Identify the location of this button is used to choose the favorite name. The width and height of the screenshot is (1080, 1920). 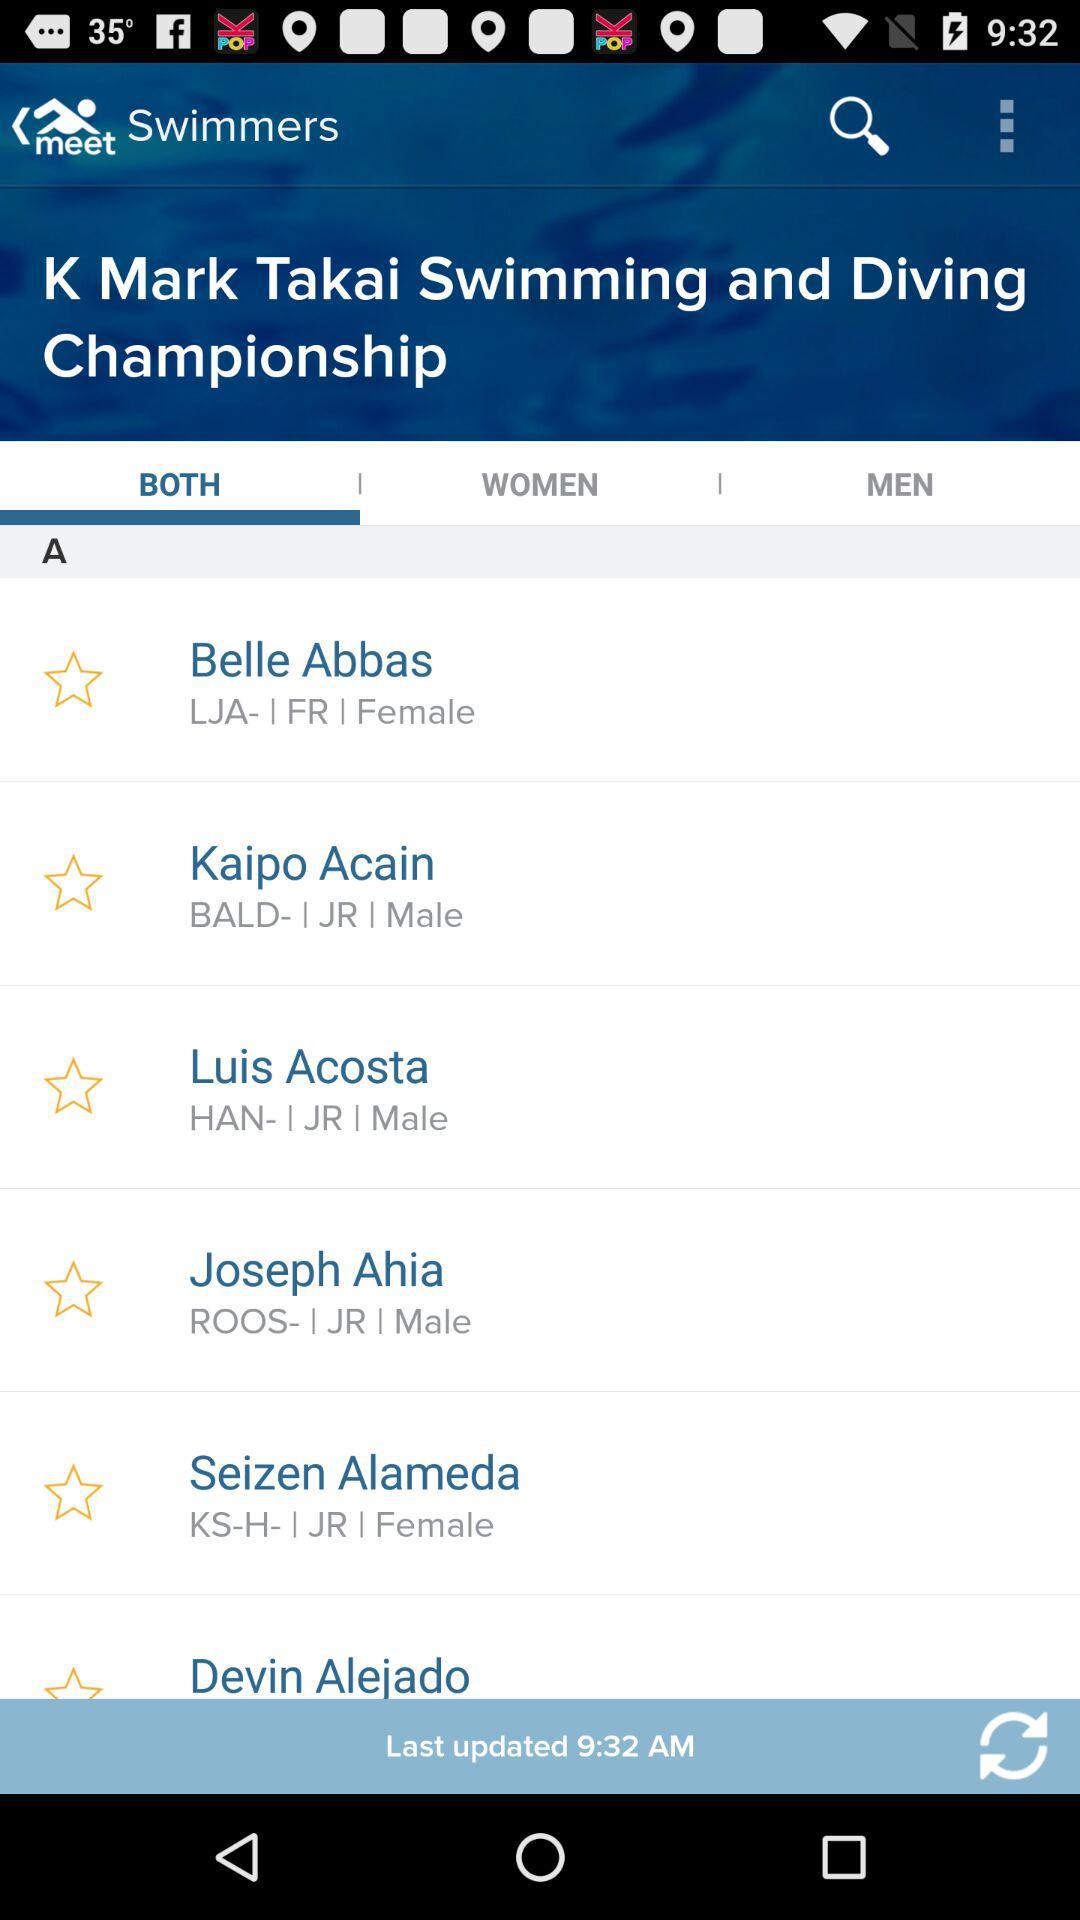
(72, 1085).